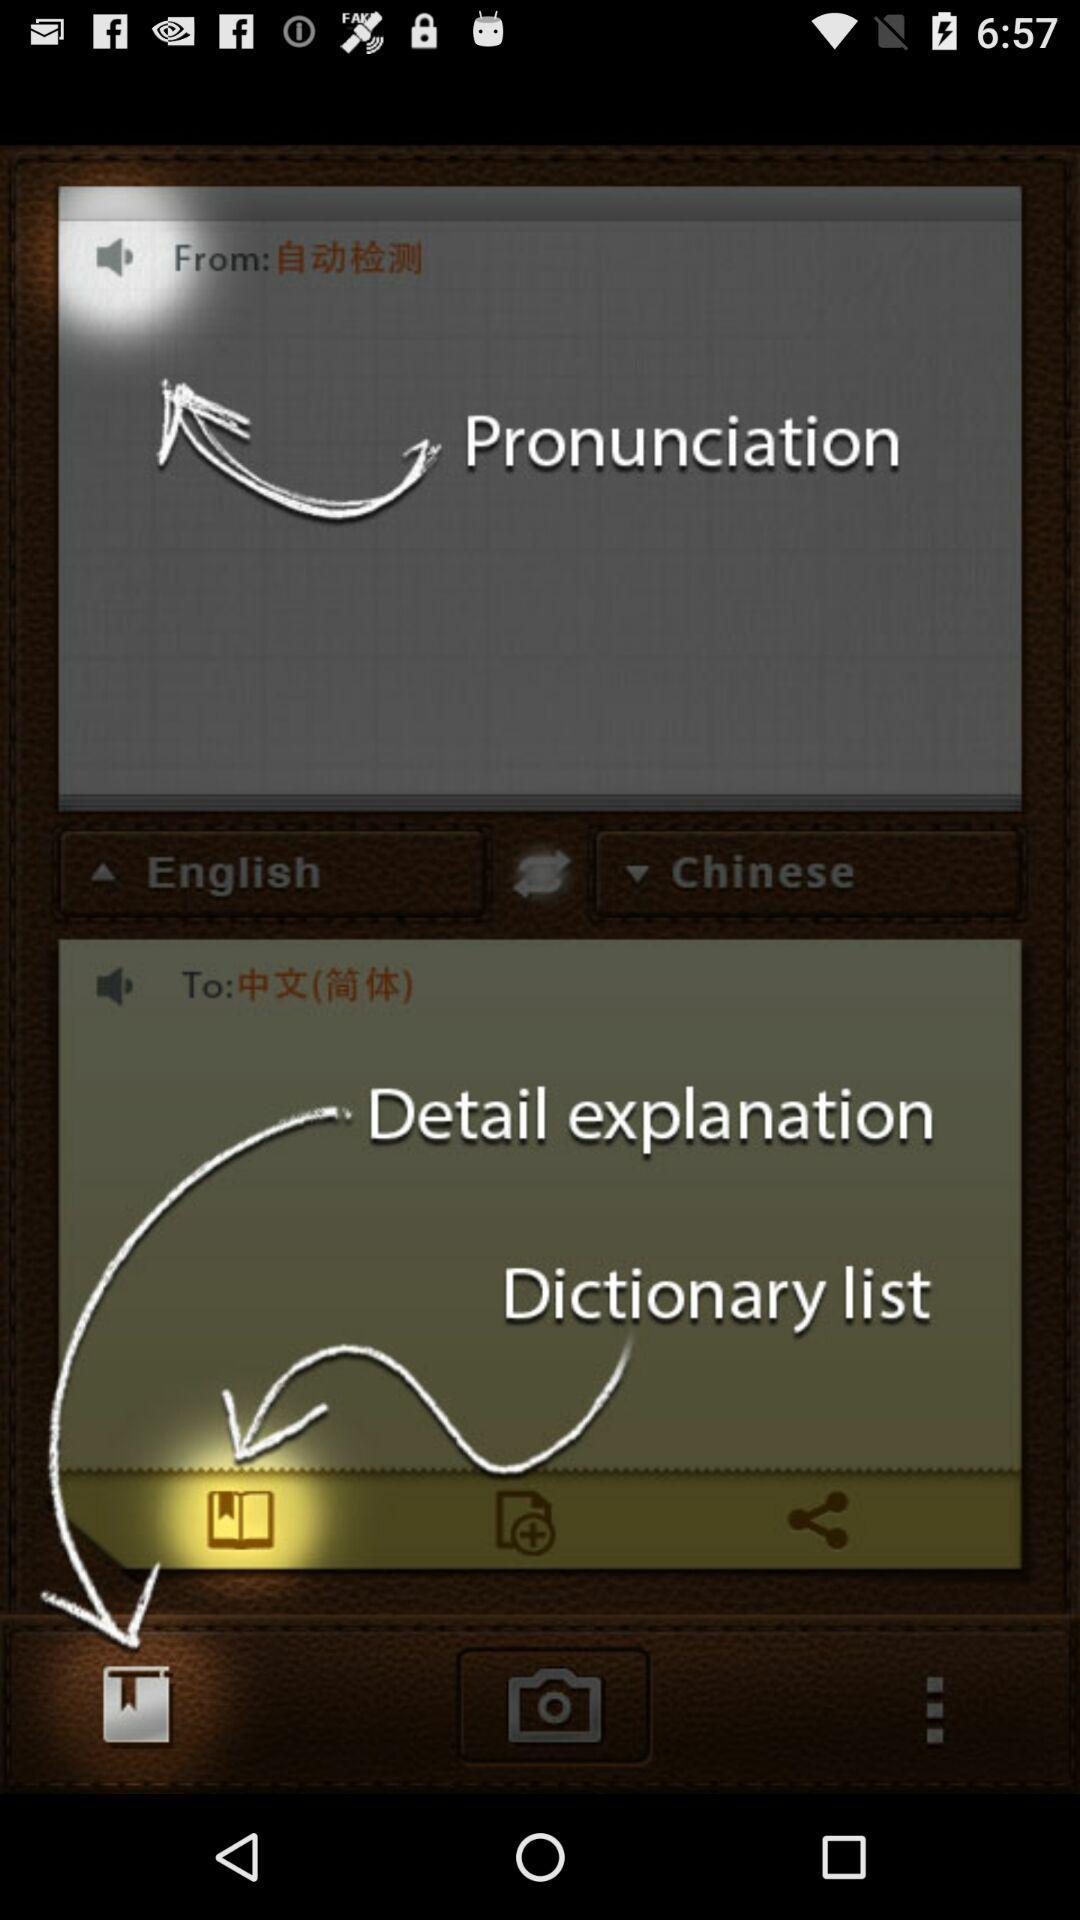 This screenshot has height=1920, width=1080. What do you see at coordinates (538, 1848) in the screenshot?
I see `the photo icon` at bounding box center [538, 1848].